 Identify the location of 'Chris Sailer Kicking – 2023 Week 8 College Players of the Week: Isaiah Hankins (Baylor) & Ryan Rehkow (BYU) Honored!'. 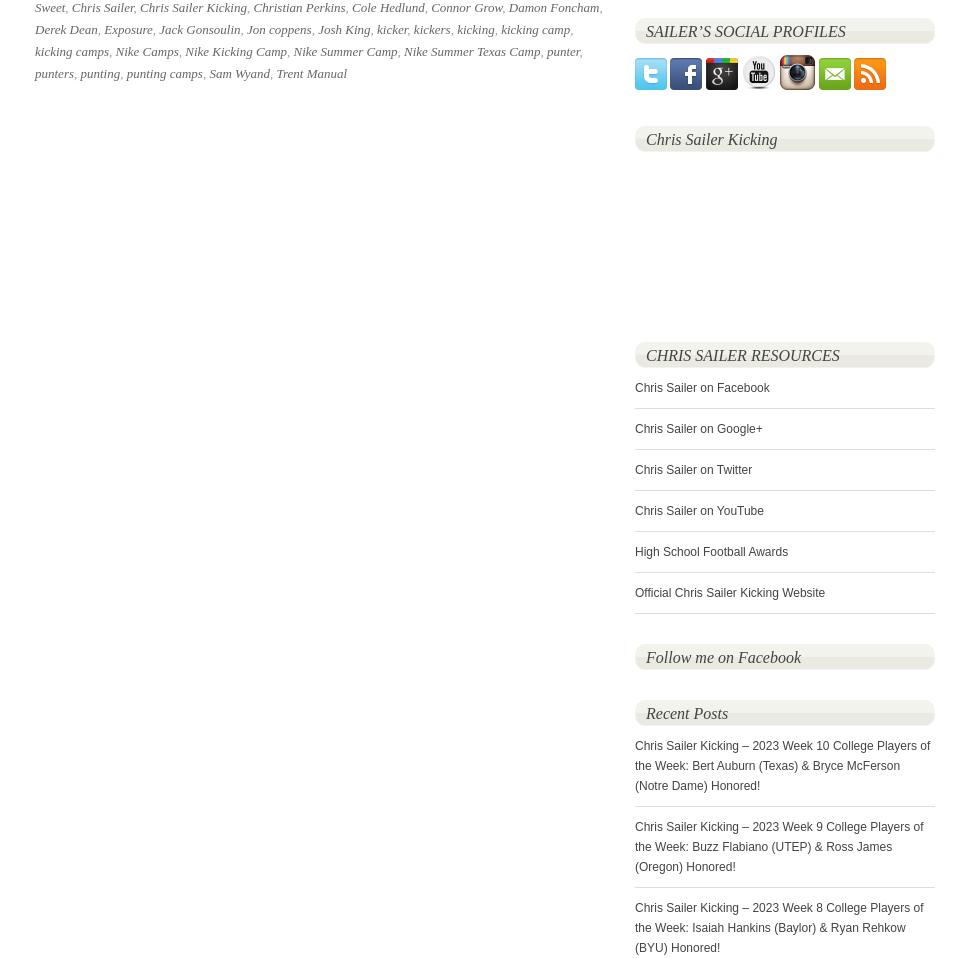
(778, 928).